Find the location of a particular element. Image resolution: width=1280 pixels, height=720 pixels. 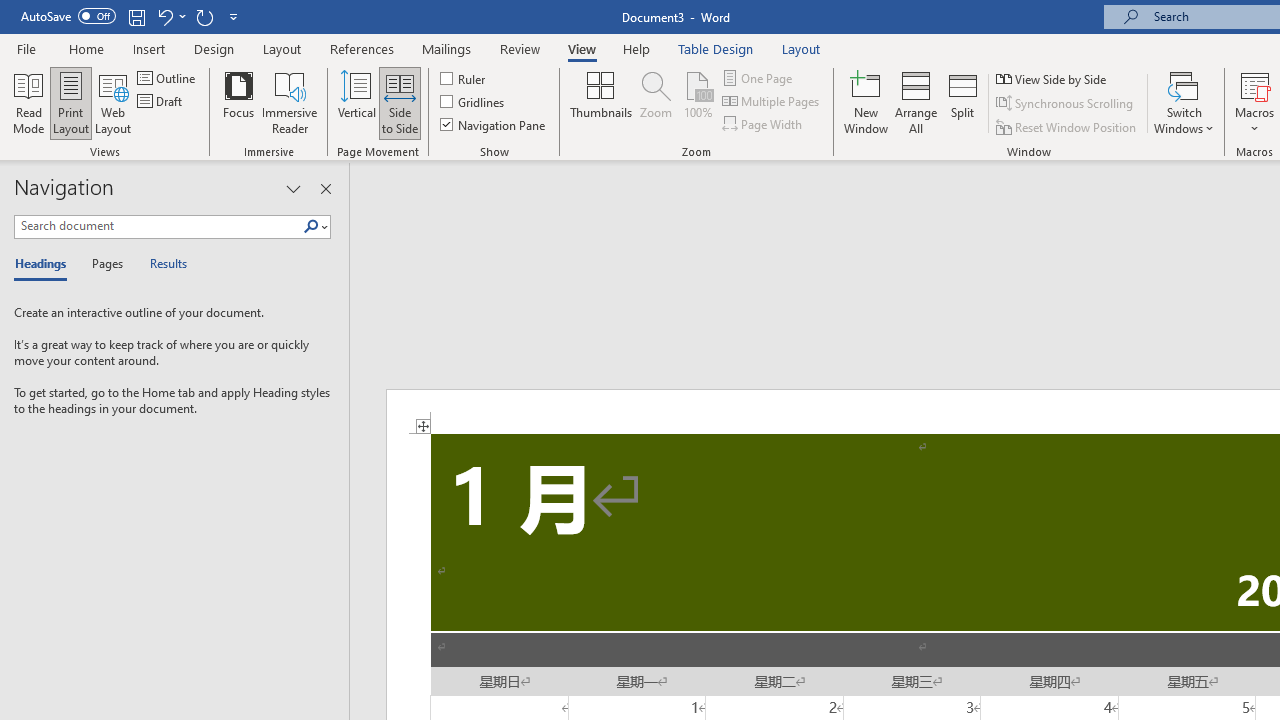

'Reset Window Position' is located at coordinates (1067, 127).